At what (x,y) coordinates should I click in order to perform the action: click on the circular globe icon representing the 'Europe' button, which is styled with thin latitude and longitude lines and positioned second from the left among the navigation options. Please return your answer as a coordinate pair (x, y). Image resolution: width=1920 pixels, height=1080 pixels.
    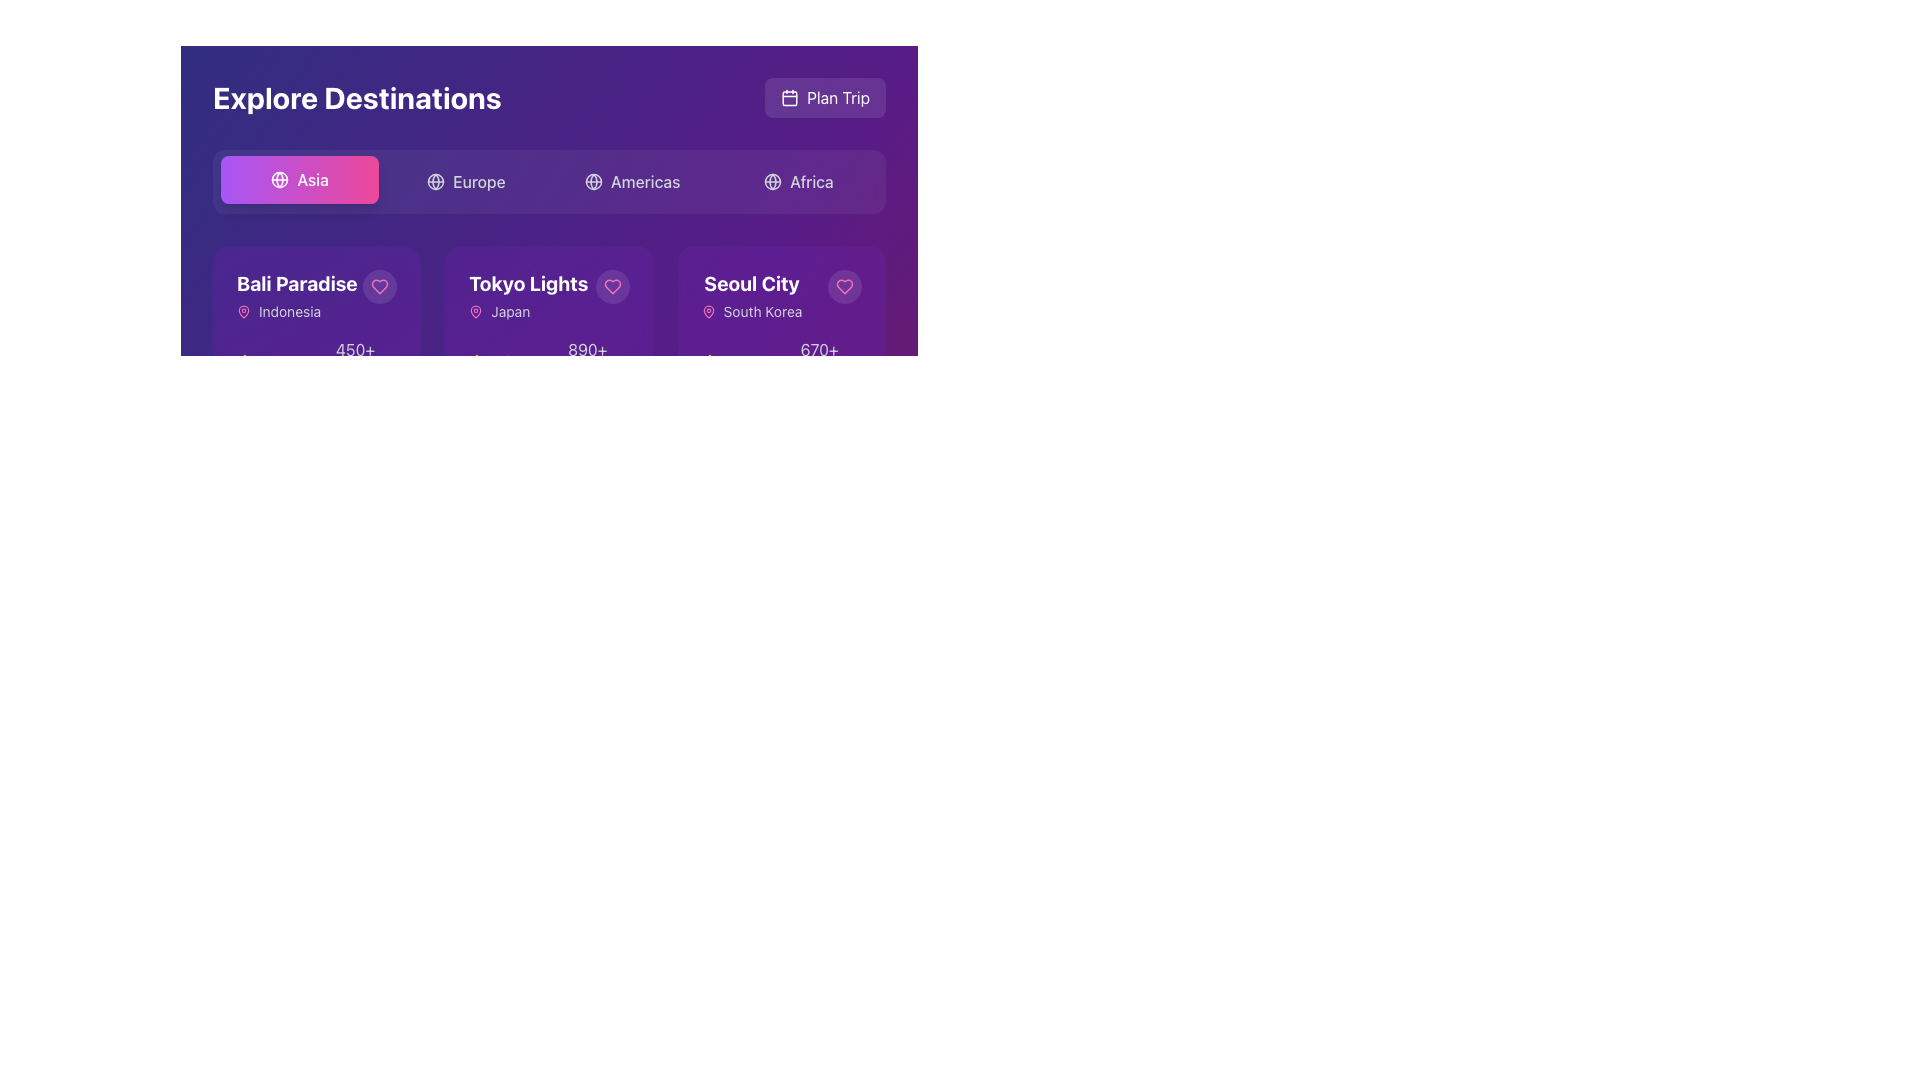
    Looking at the image, I should click on (435, 181).